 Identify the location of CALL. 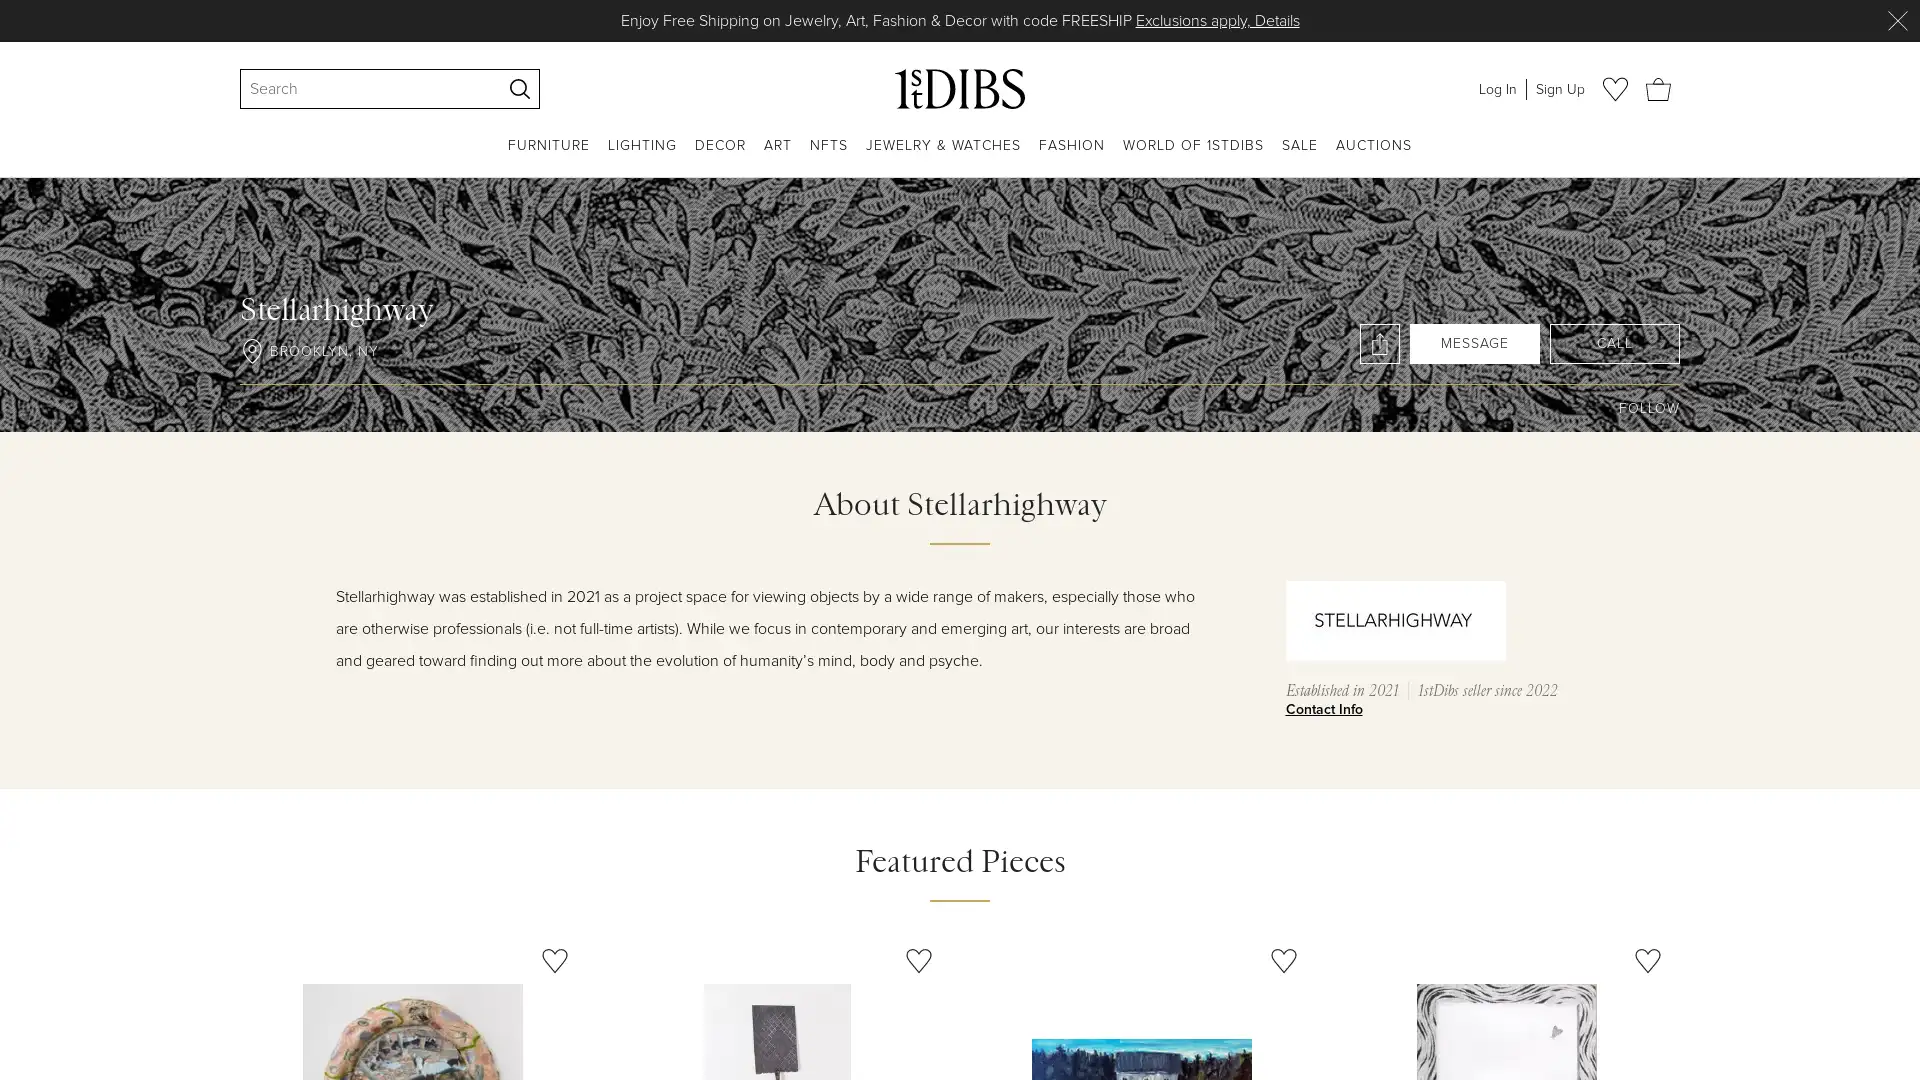
(1614, 342).